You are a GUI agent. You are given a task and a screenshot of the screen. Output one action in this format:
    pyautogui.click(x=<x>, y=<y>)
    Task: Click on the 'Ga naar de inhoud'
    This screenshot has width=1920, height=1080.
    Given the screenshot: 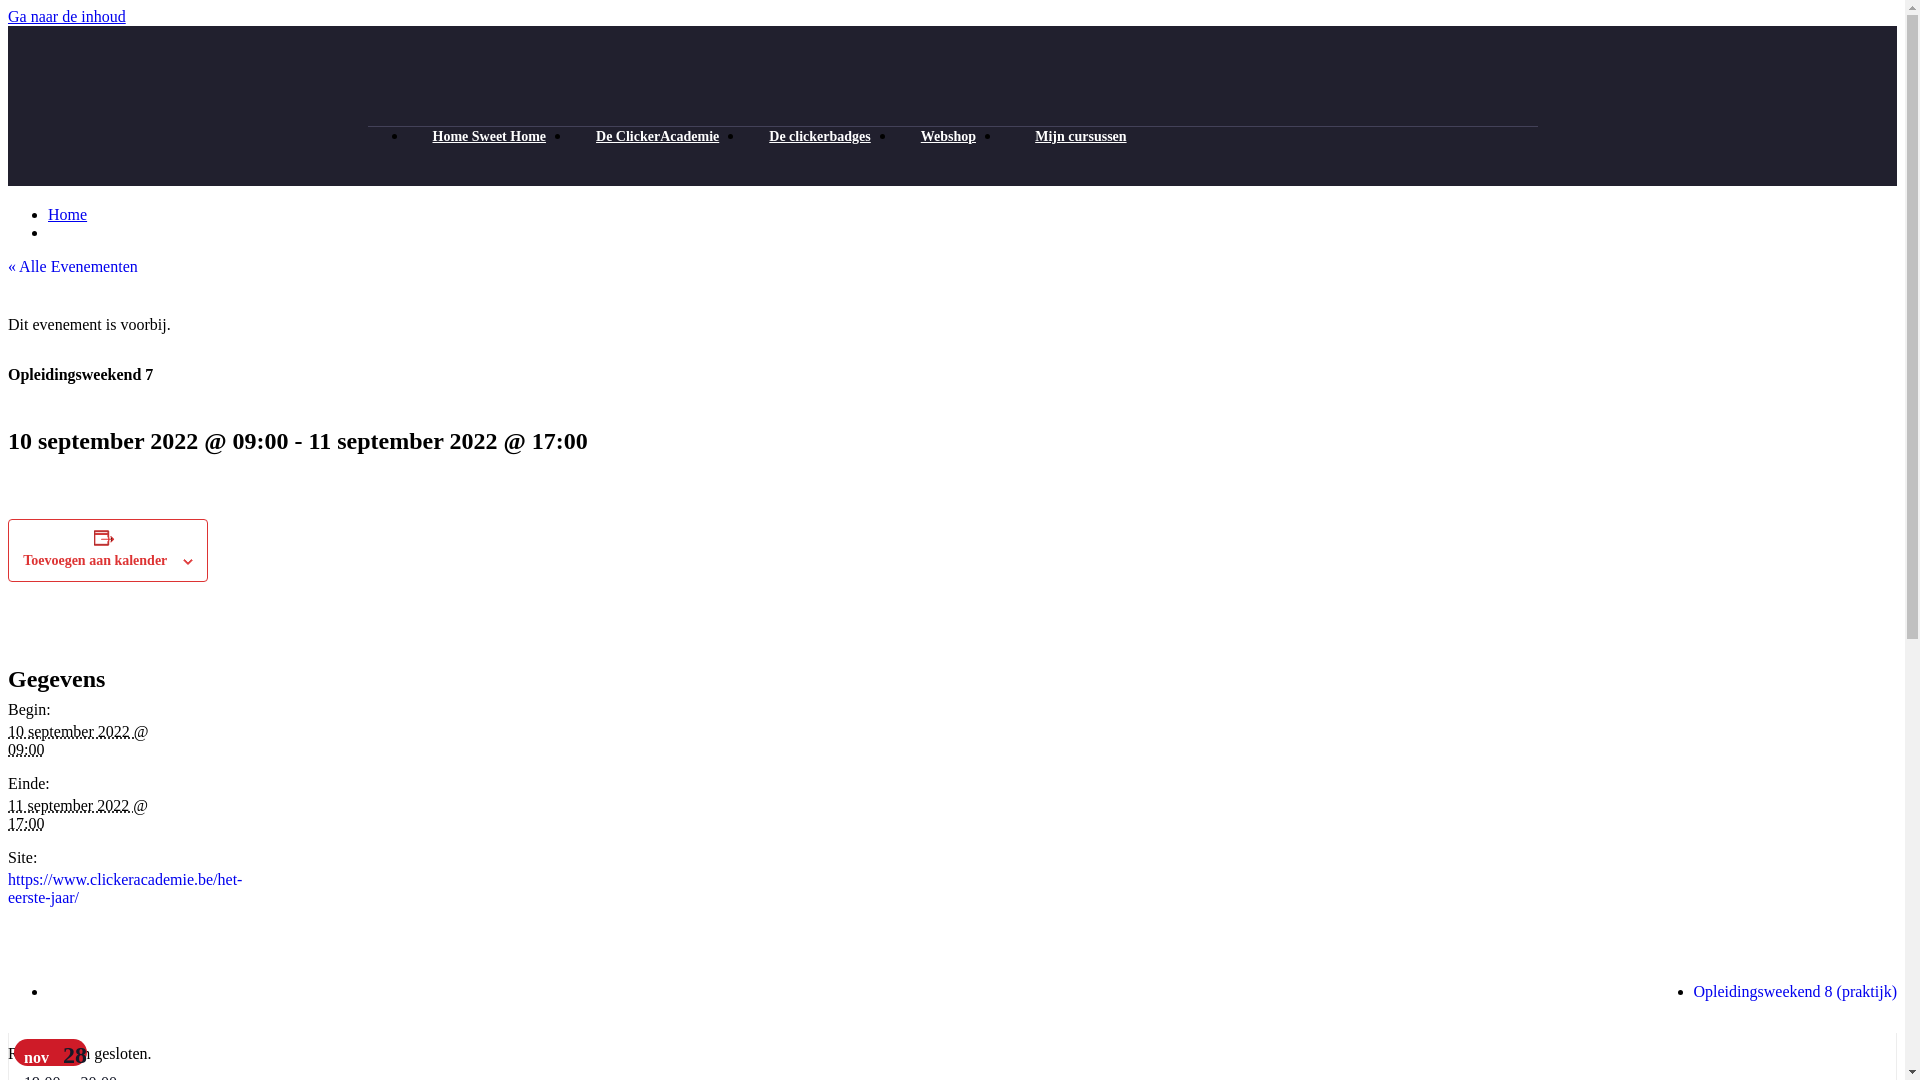 What is the action you would take?
    pyautogui.click(x=67, y=16)
    